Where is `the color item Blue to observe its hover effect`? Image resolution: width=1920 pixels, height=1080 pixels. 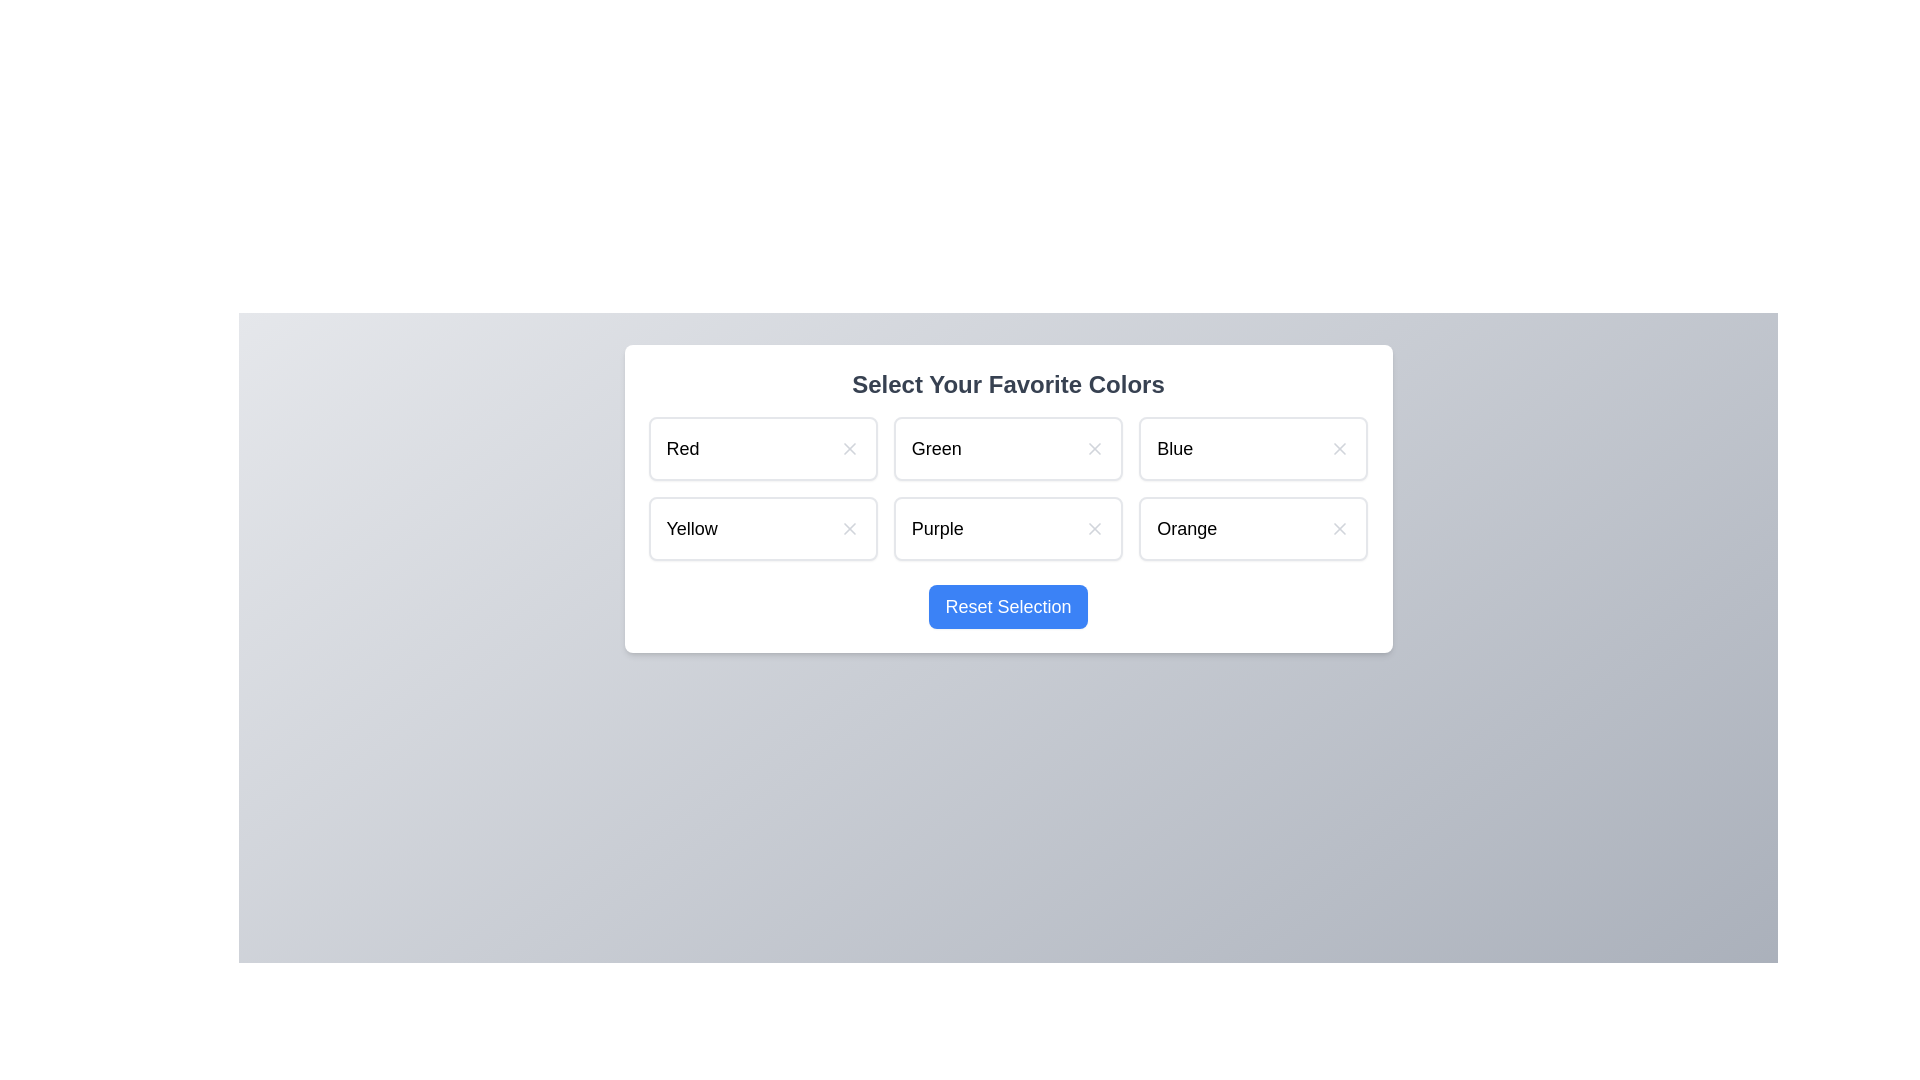 the color item Blue to observe its hover effect is located at coordinates (1252, 447).